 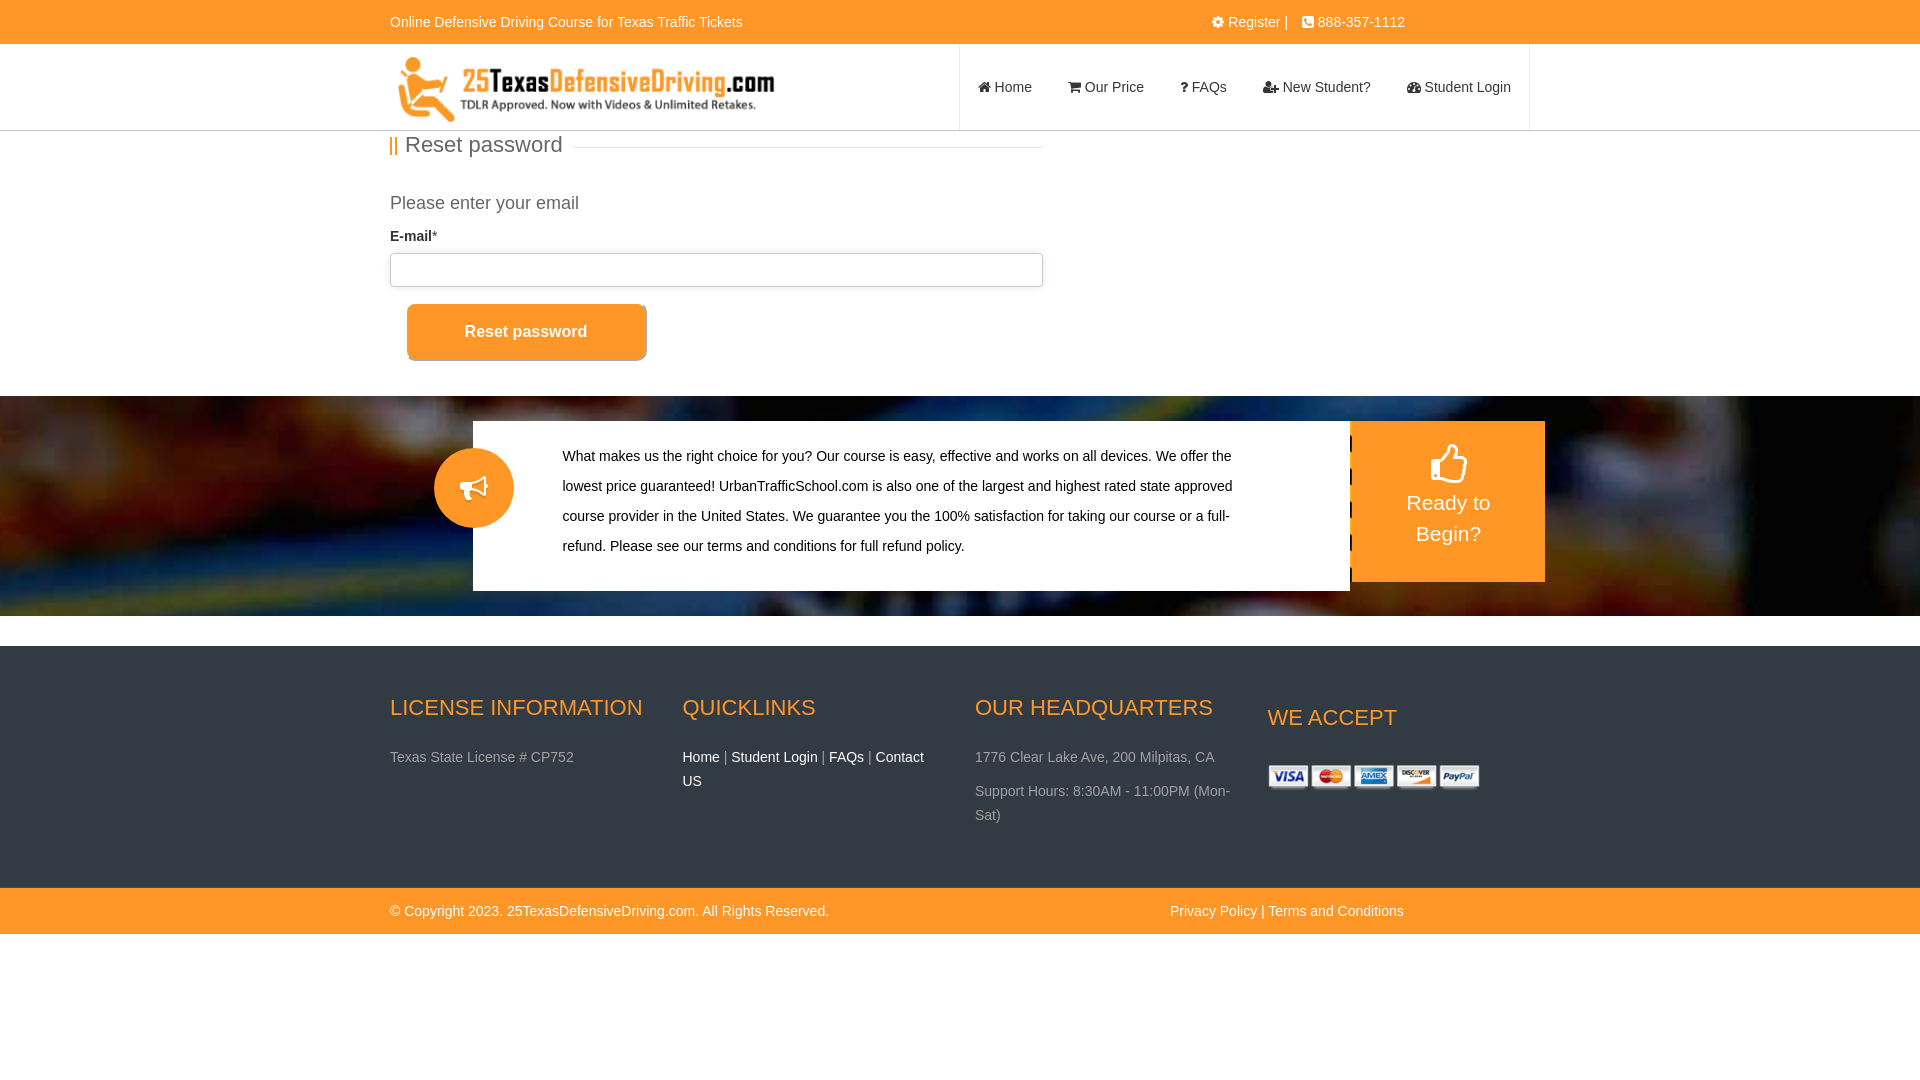 What do you see at coordinates (1252, 22) in the screenshot?
I see `'Register'` at bounding box center [1252, 22].